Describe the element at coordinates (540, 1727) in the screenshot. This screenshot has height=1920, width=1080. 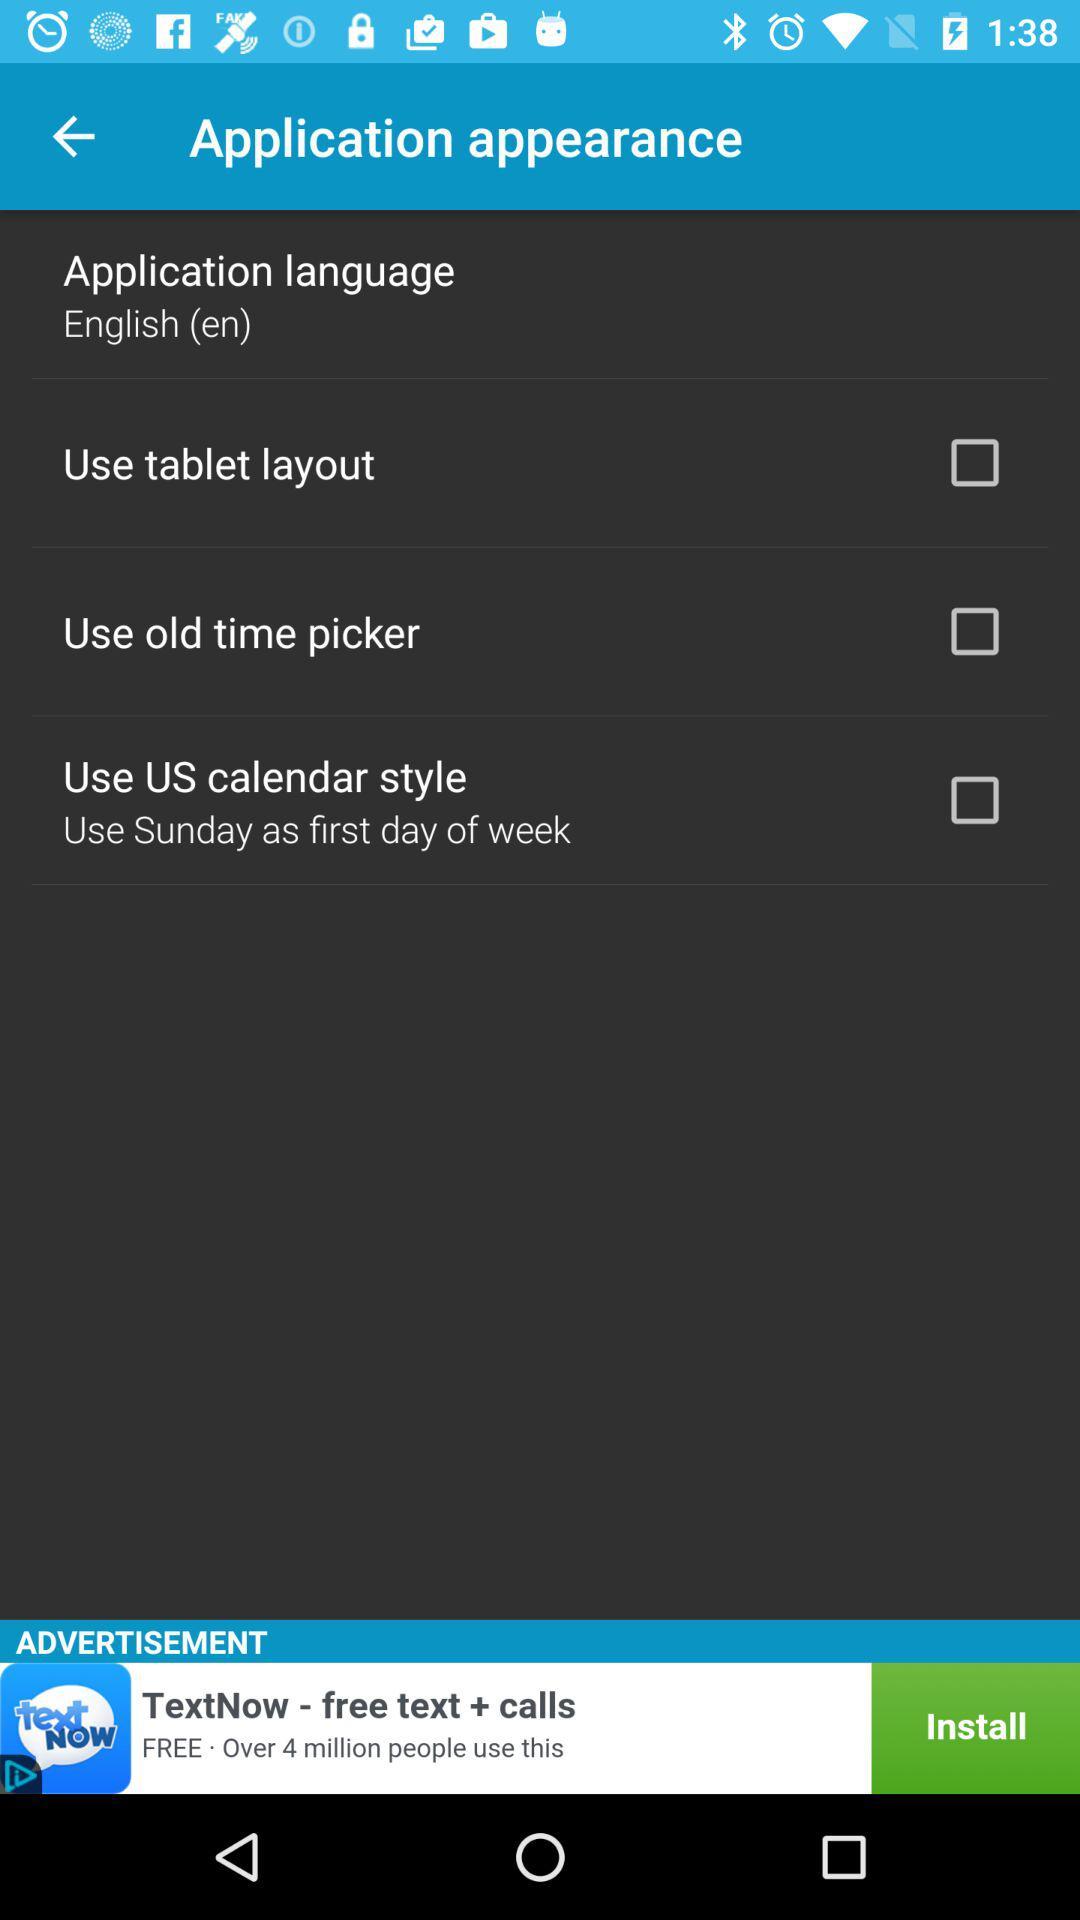
I see `advertising` at that location.